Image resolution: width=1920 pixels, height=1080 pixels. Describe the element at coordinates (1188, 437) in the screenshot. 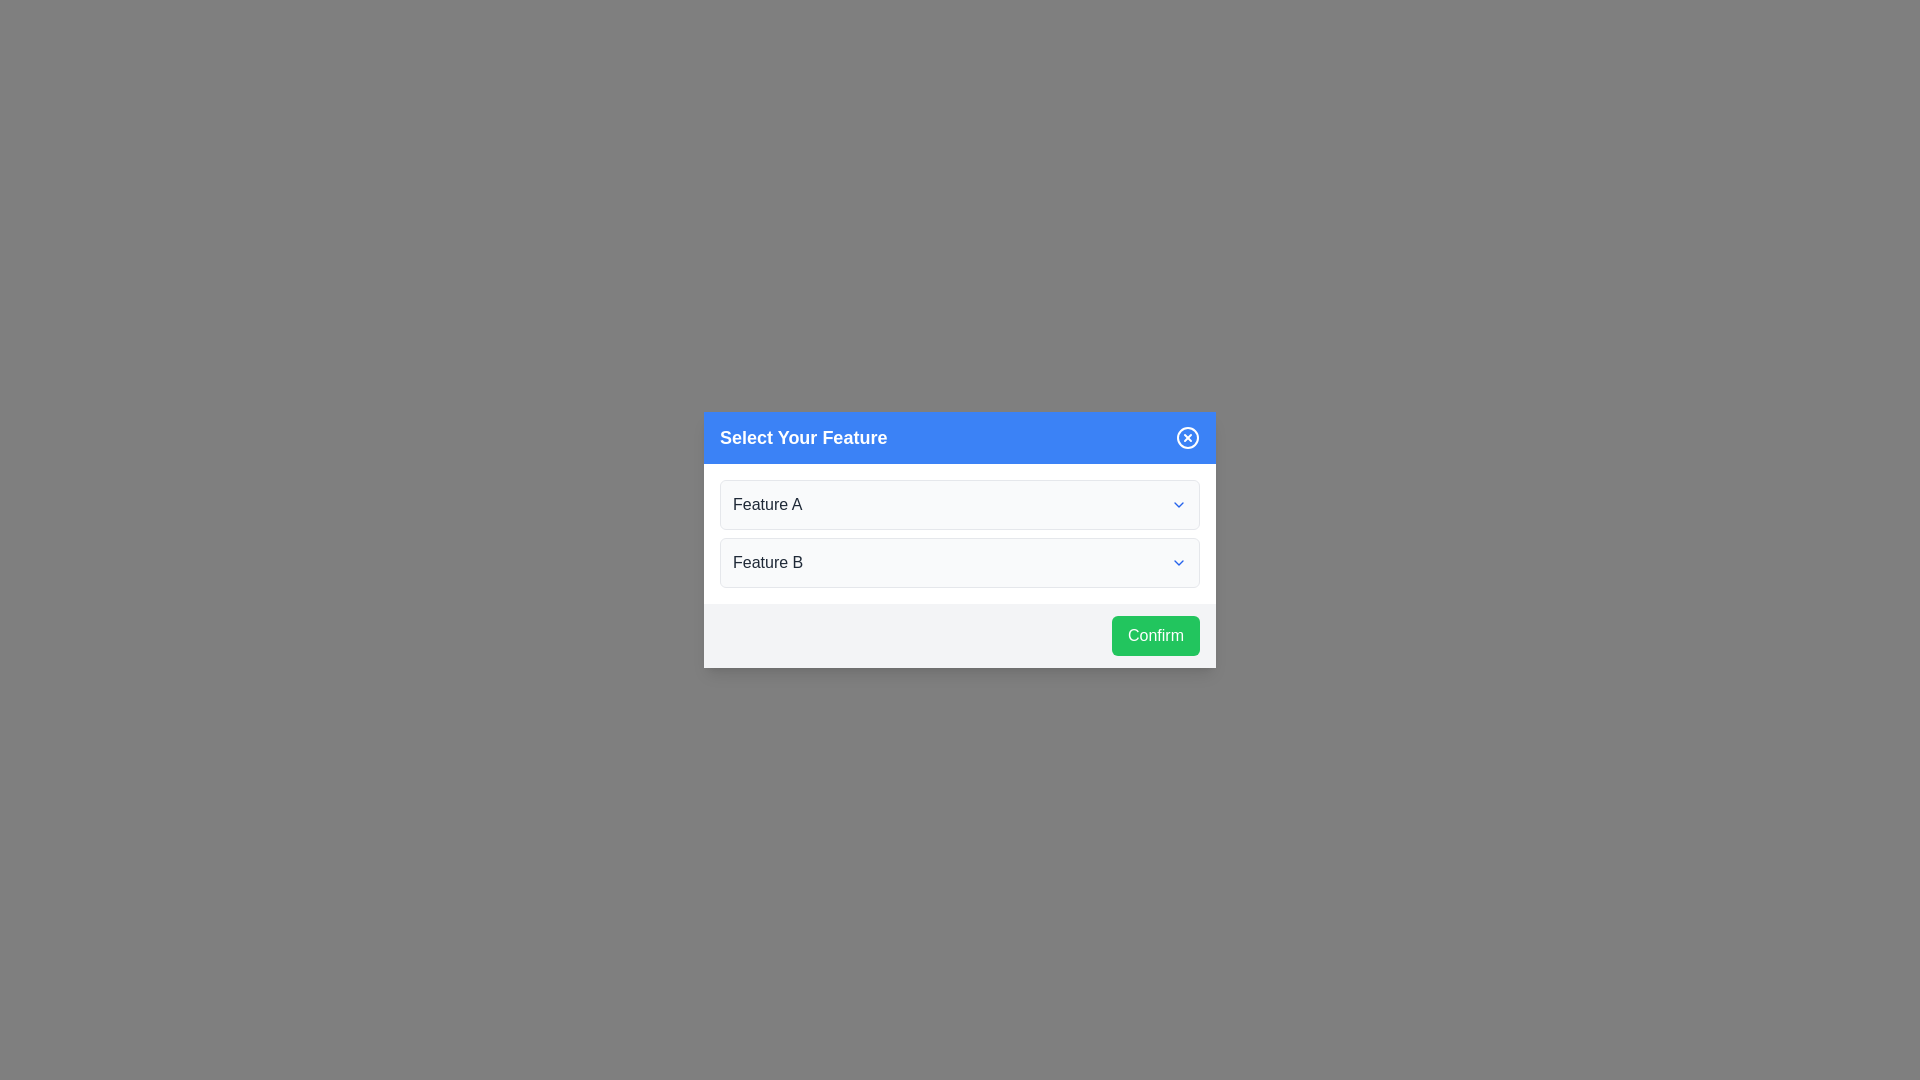

I see `the SVG circle element located in the top-right corner of the blue header bar of the modal dialog, which features a centered radial pattern and an X mark at its center` at that location.